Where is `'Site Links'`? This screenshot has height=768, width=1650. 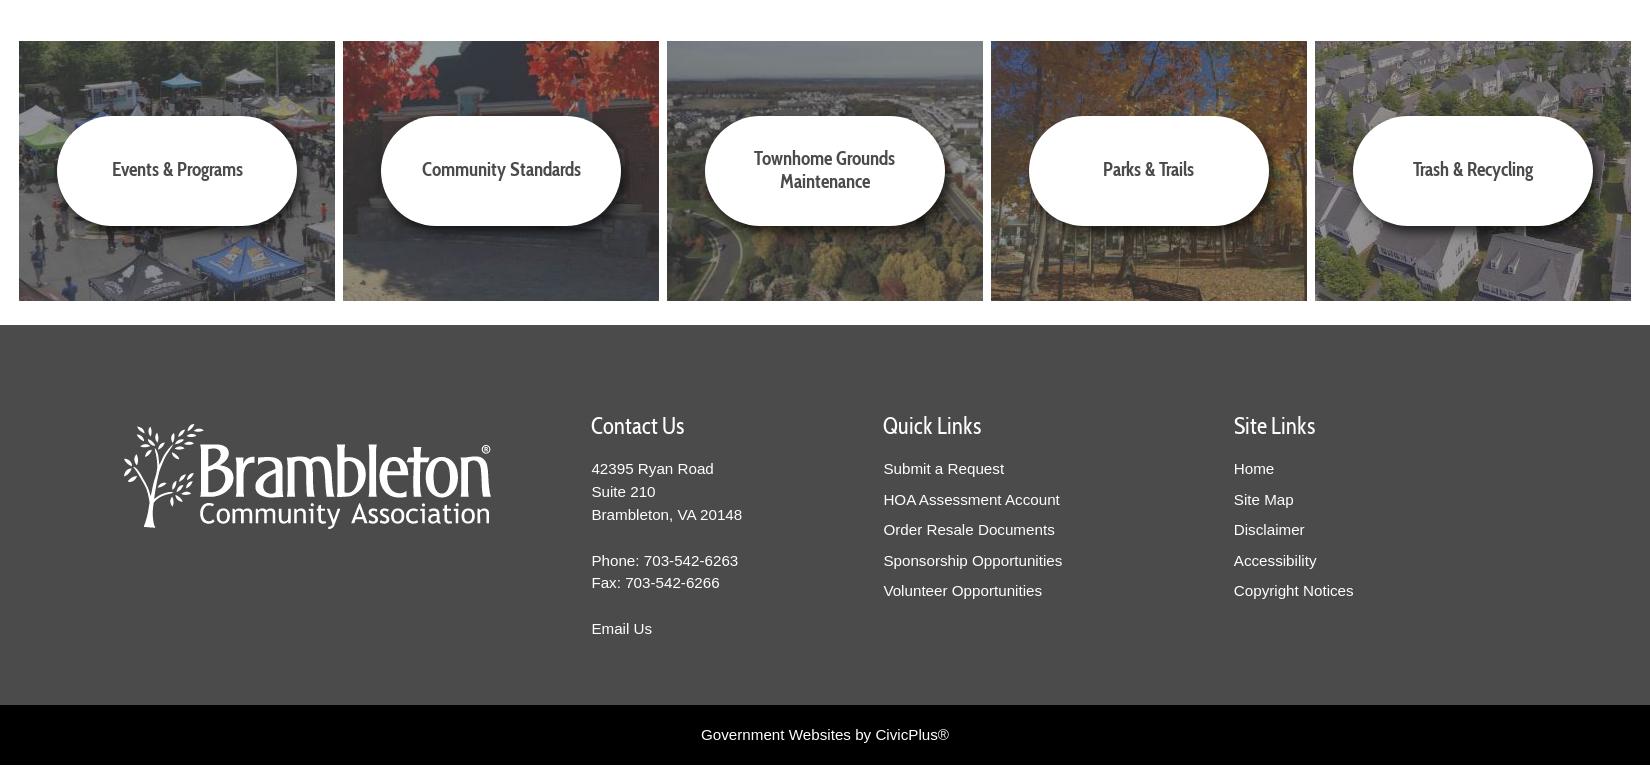
'Site Links' is located at coordinates (1272, 426).